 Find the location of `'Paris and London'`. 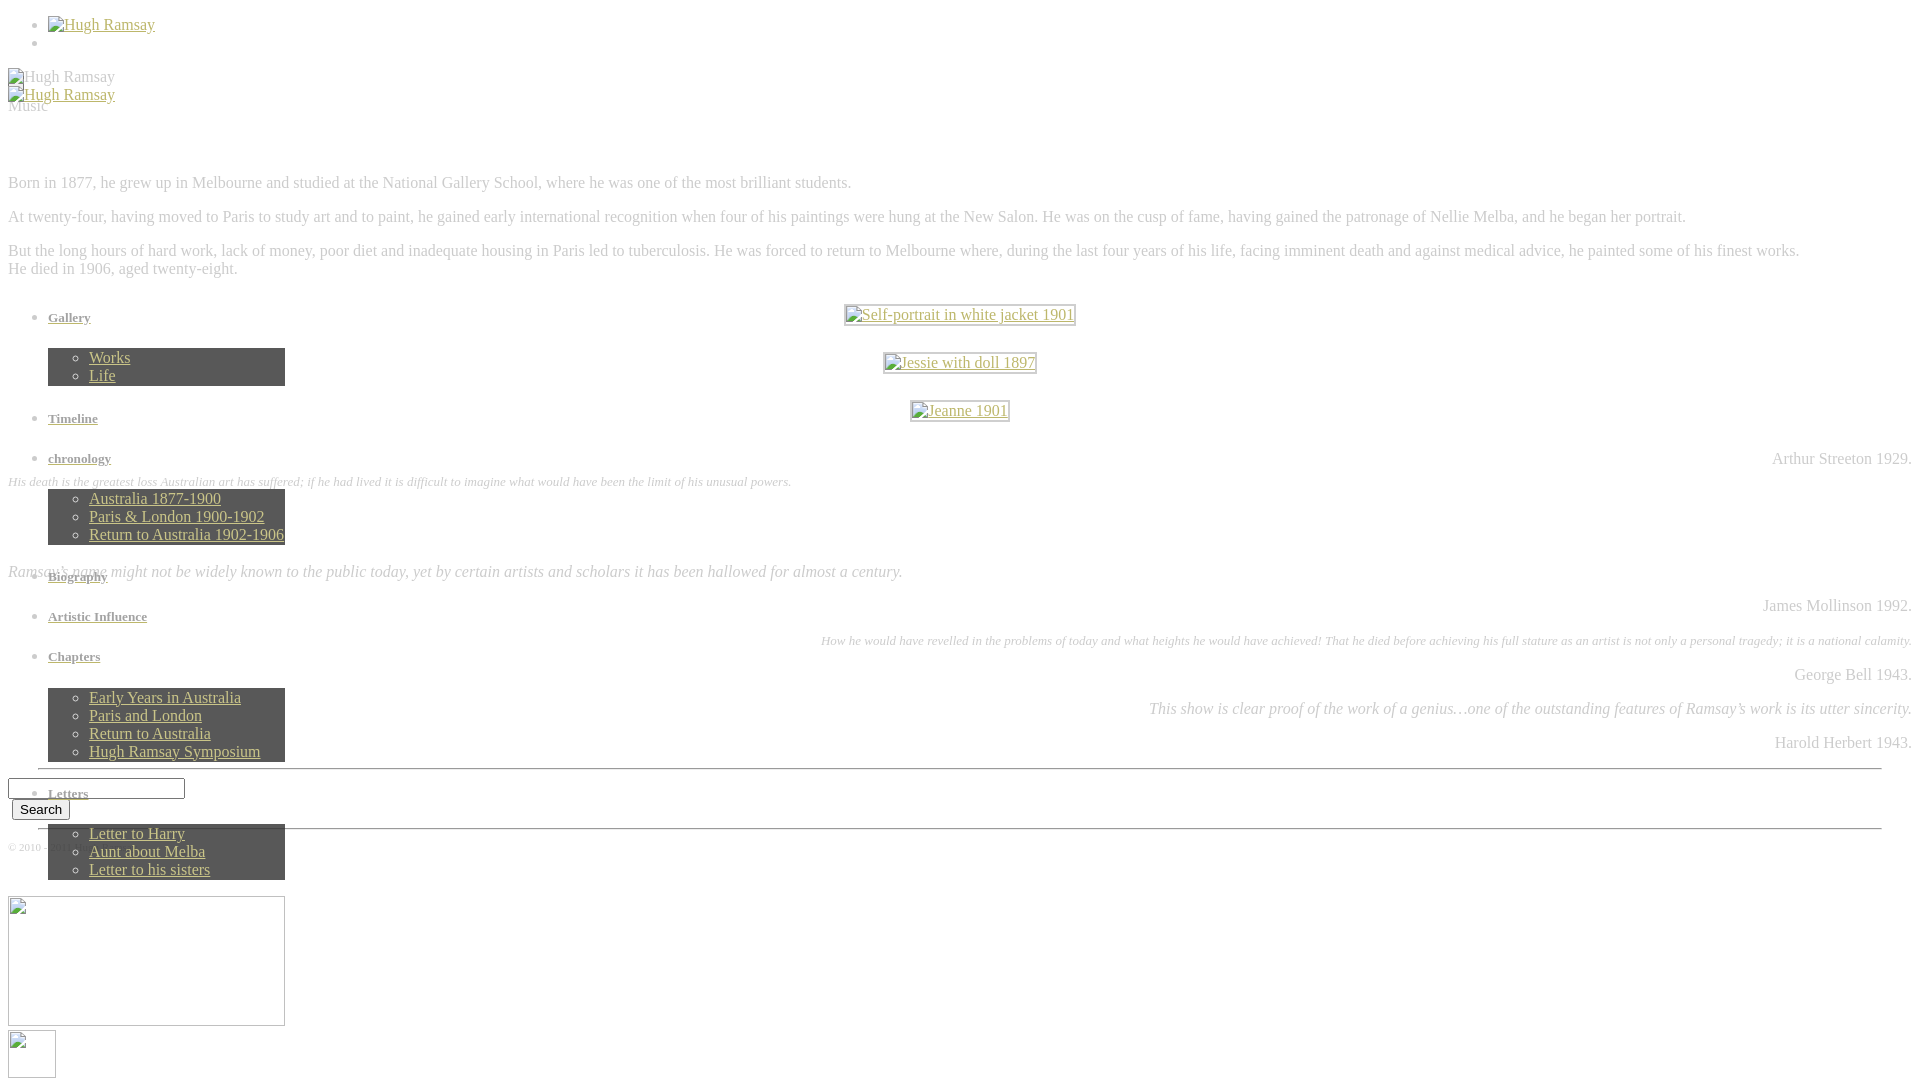

'Paris and London' is located at coordinates (144, 714).